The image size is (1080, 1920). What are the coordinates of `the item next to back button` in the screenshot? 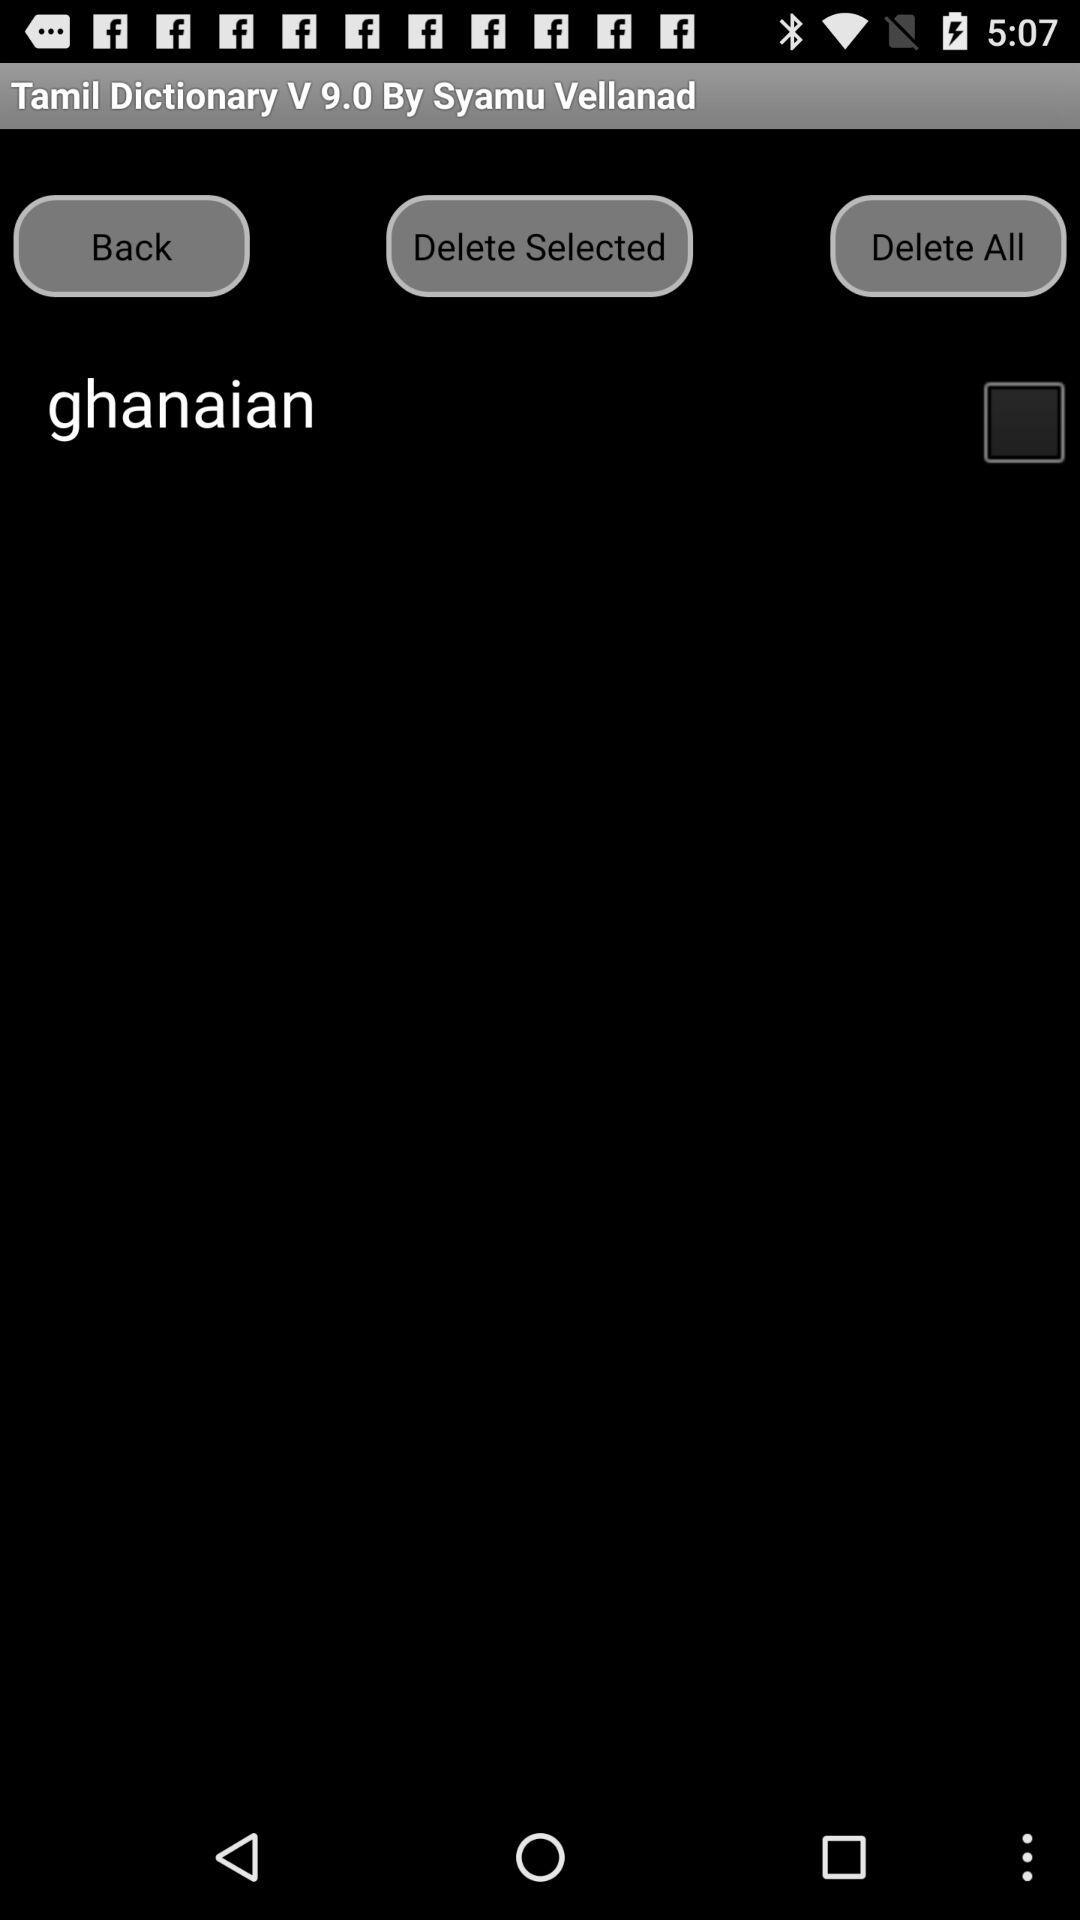 It's located at (538, 244).